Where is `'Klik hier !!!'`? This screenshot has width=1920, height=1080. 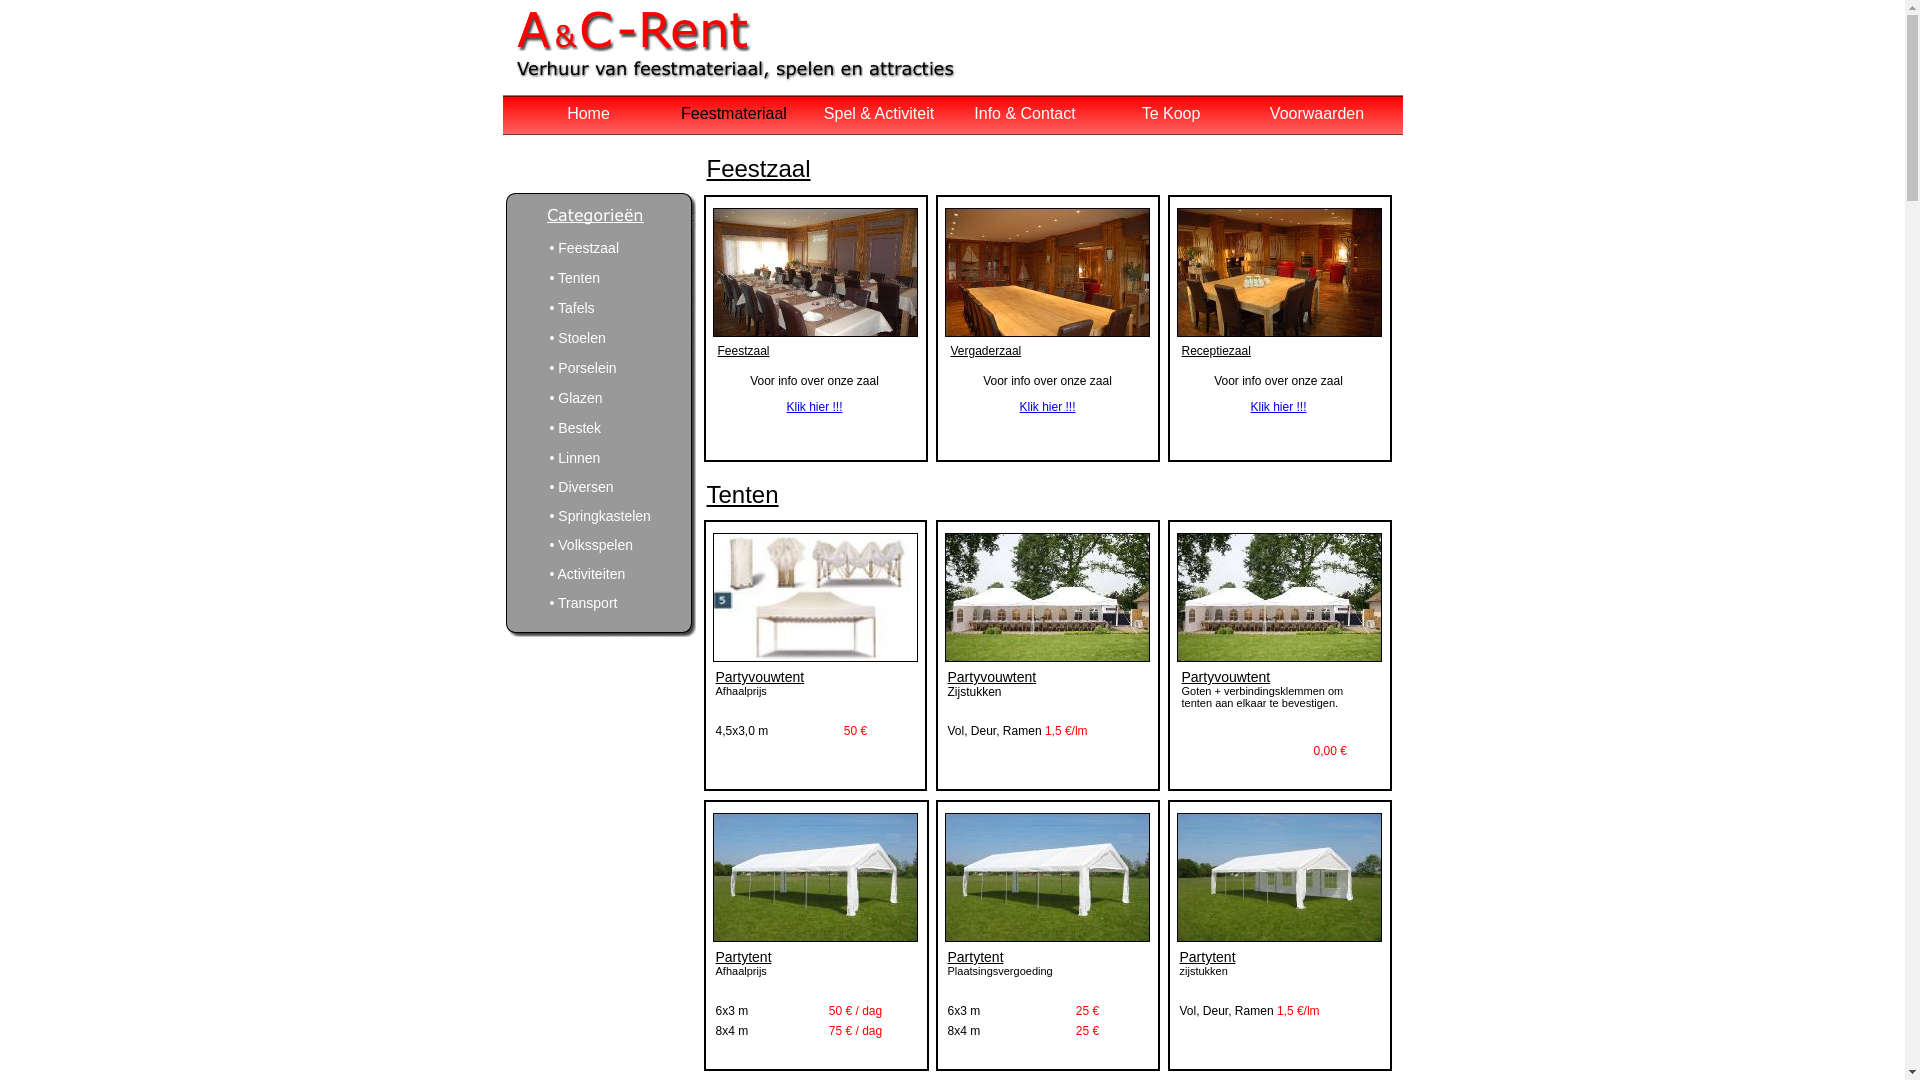 'Klik hier !!!' is located at coordinates (785, 406).